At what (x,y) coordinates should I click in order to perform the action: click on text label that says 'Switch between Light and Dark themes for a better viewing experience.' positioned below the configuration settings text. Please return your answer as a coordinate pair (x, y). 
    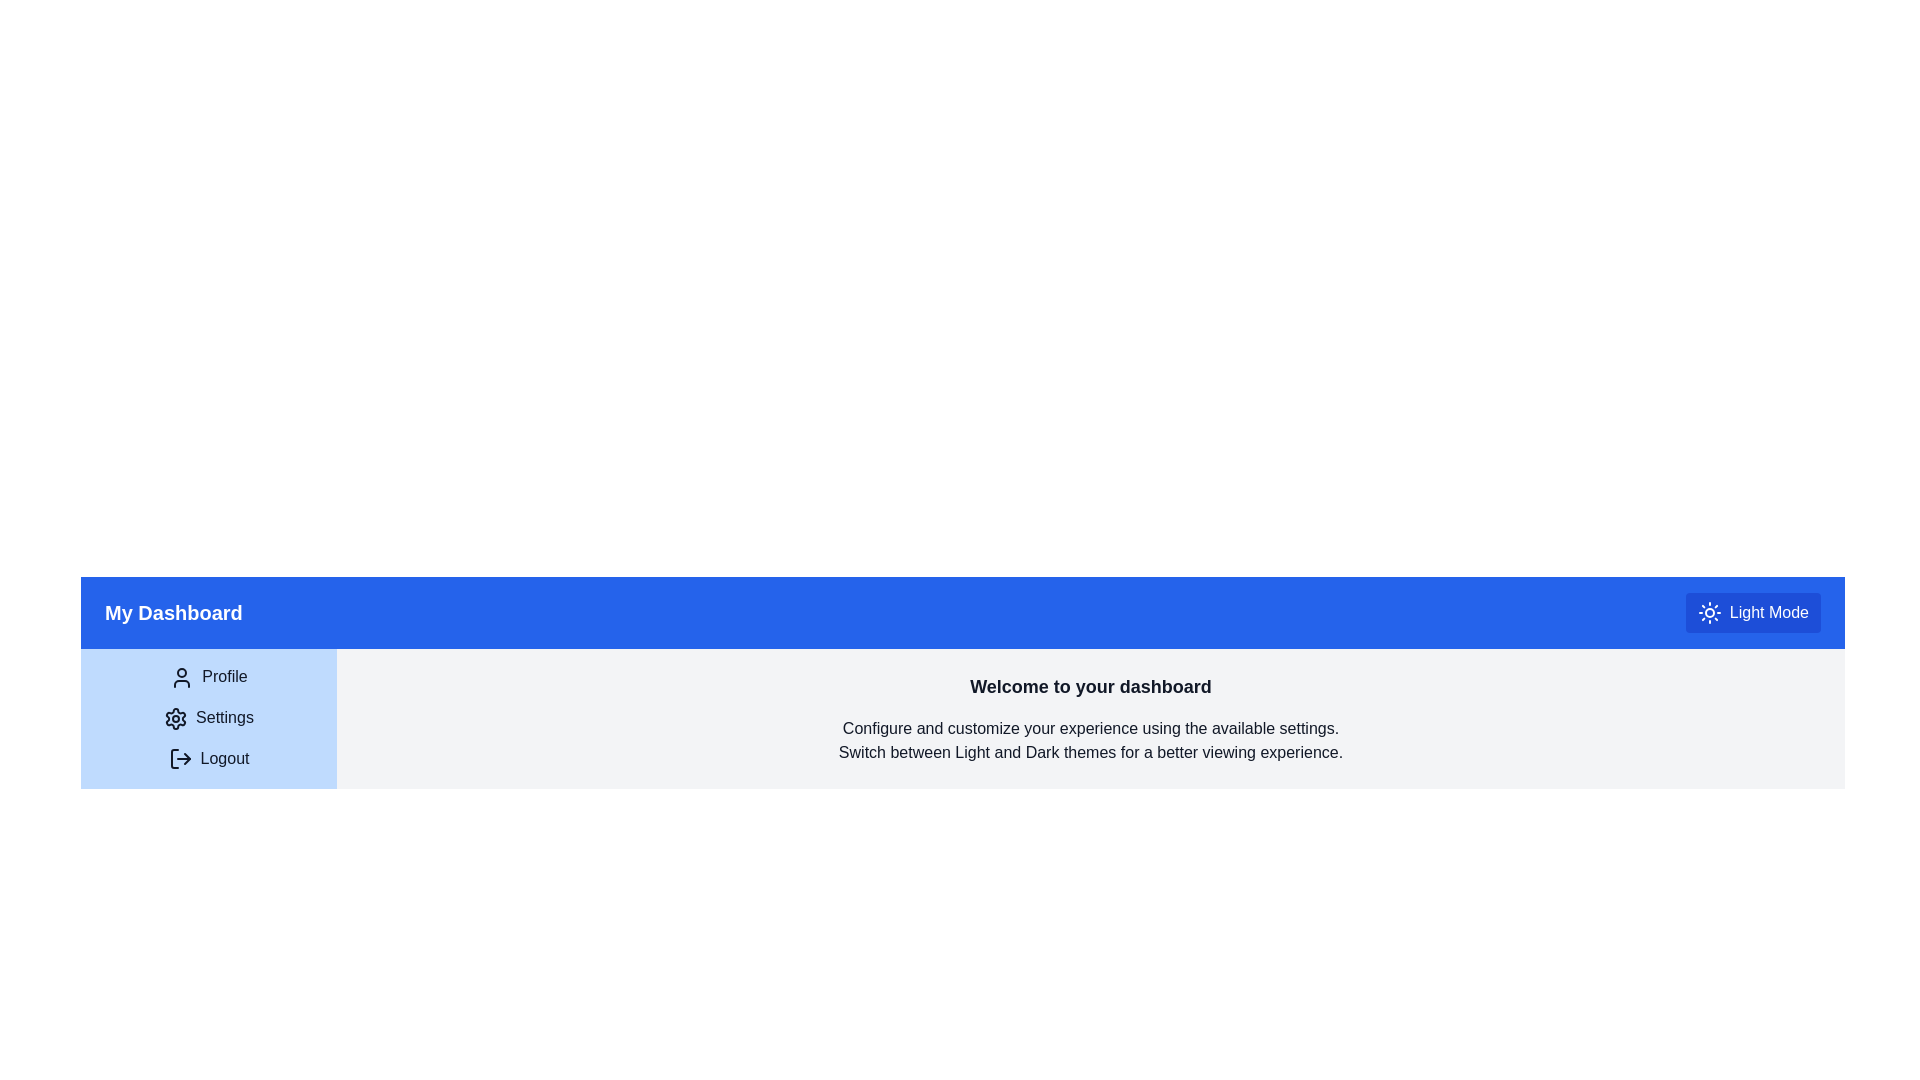
    Looking at the image, I should click on (1089, 752).